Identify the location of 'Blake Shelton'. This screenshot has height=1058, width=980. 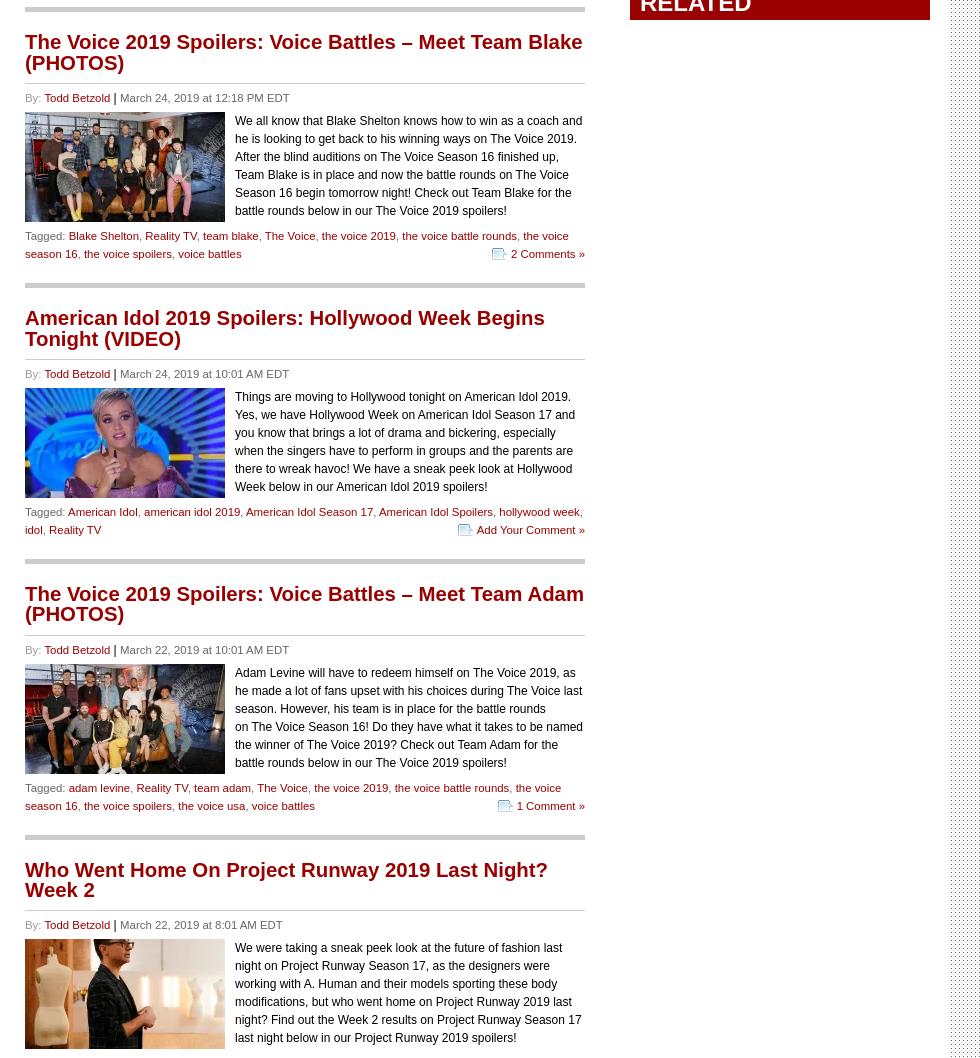
(103, 236).